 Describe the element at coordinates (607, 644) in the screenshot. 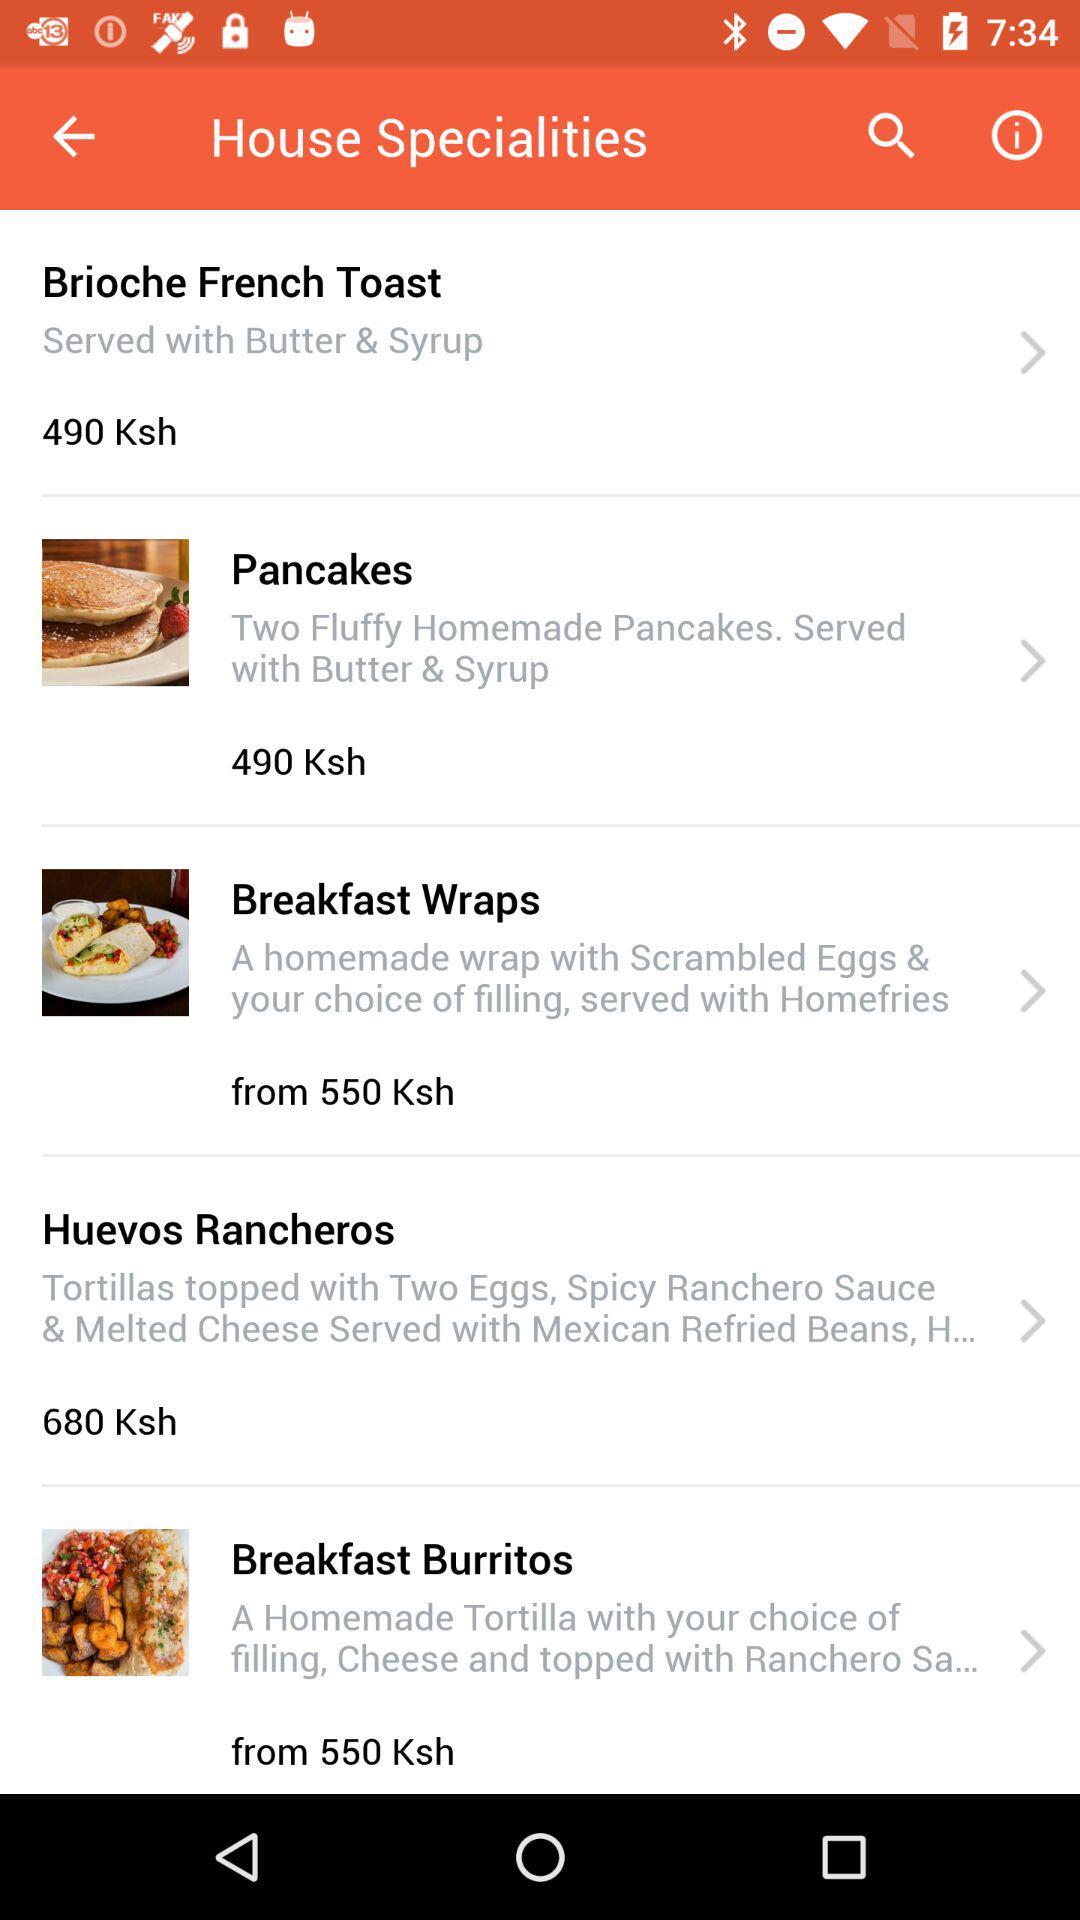

I see `the icon below the pancakes icon` at that location.